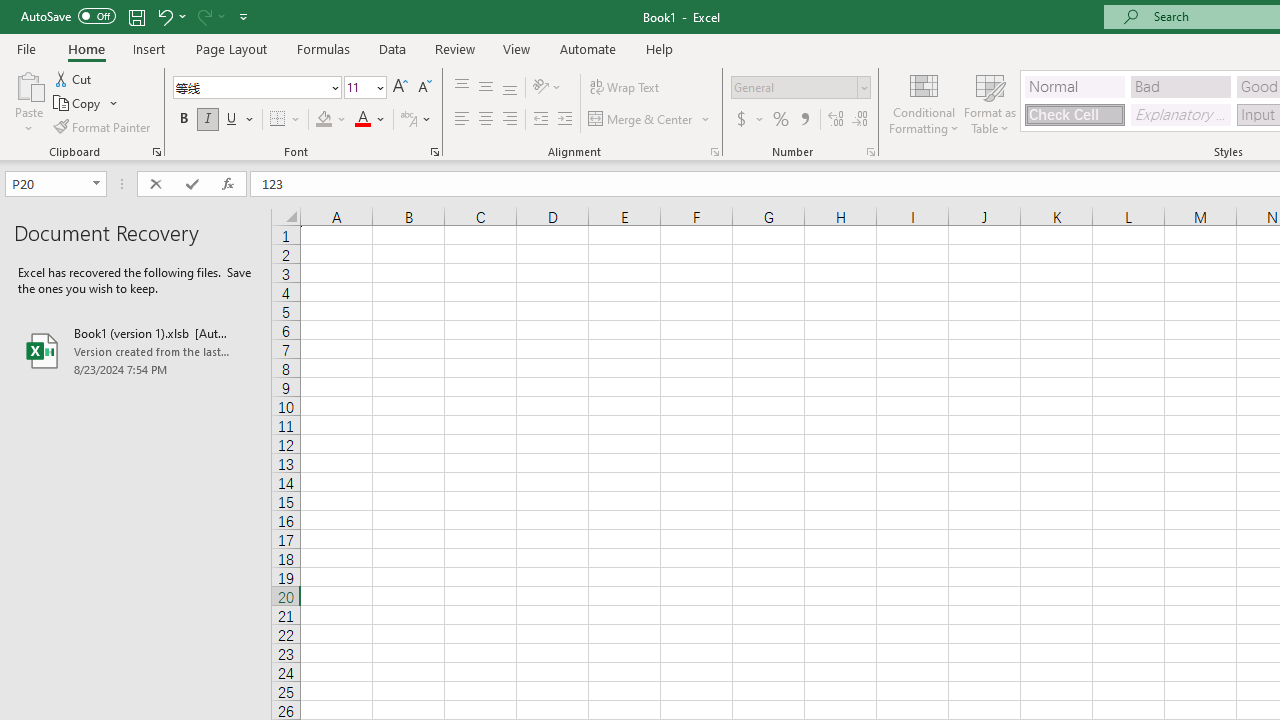 Image resolution: width=1280 pixels, height=720 pixels. Describe the element at coordinates (641, 119) in the screenshot. I see `'Merge & Center'` at that location.